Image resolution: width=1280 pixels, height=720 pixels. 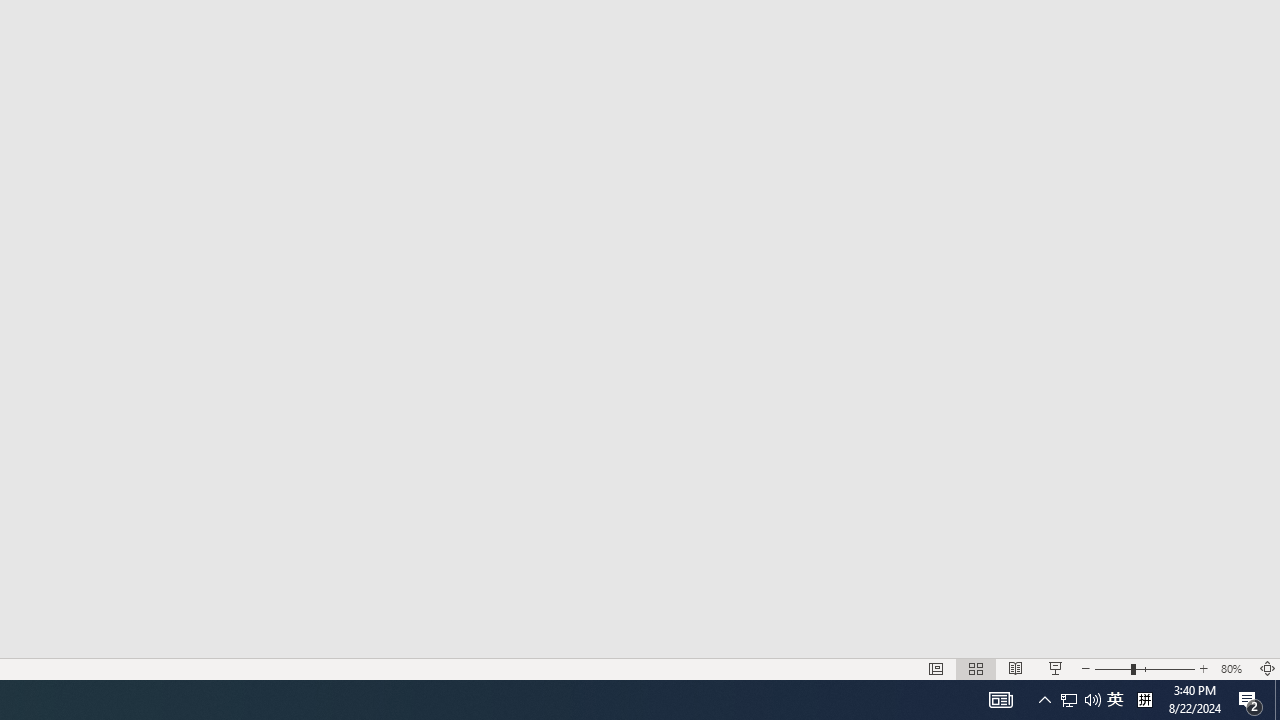 What do you see at coordinates (1044, 698) in the screenshot?
I see `'Notification Chevron'` at bounding box center [1044, 698].